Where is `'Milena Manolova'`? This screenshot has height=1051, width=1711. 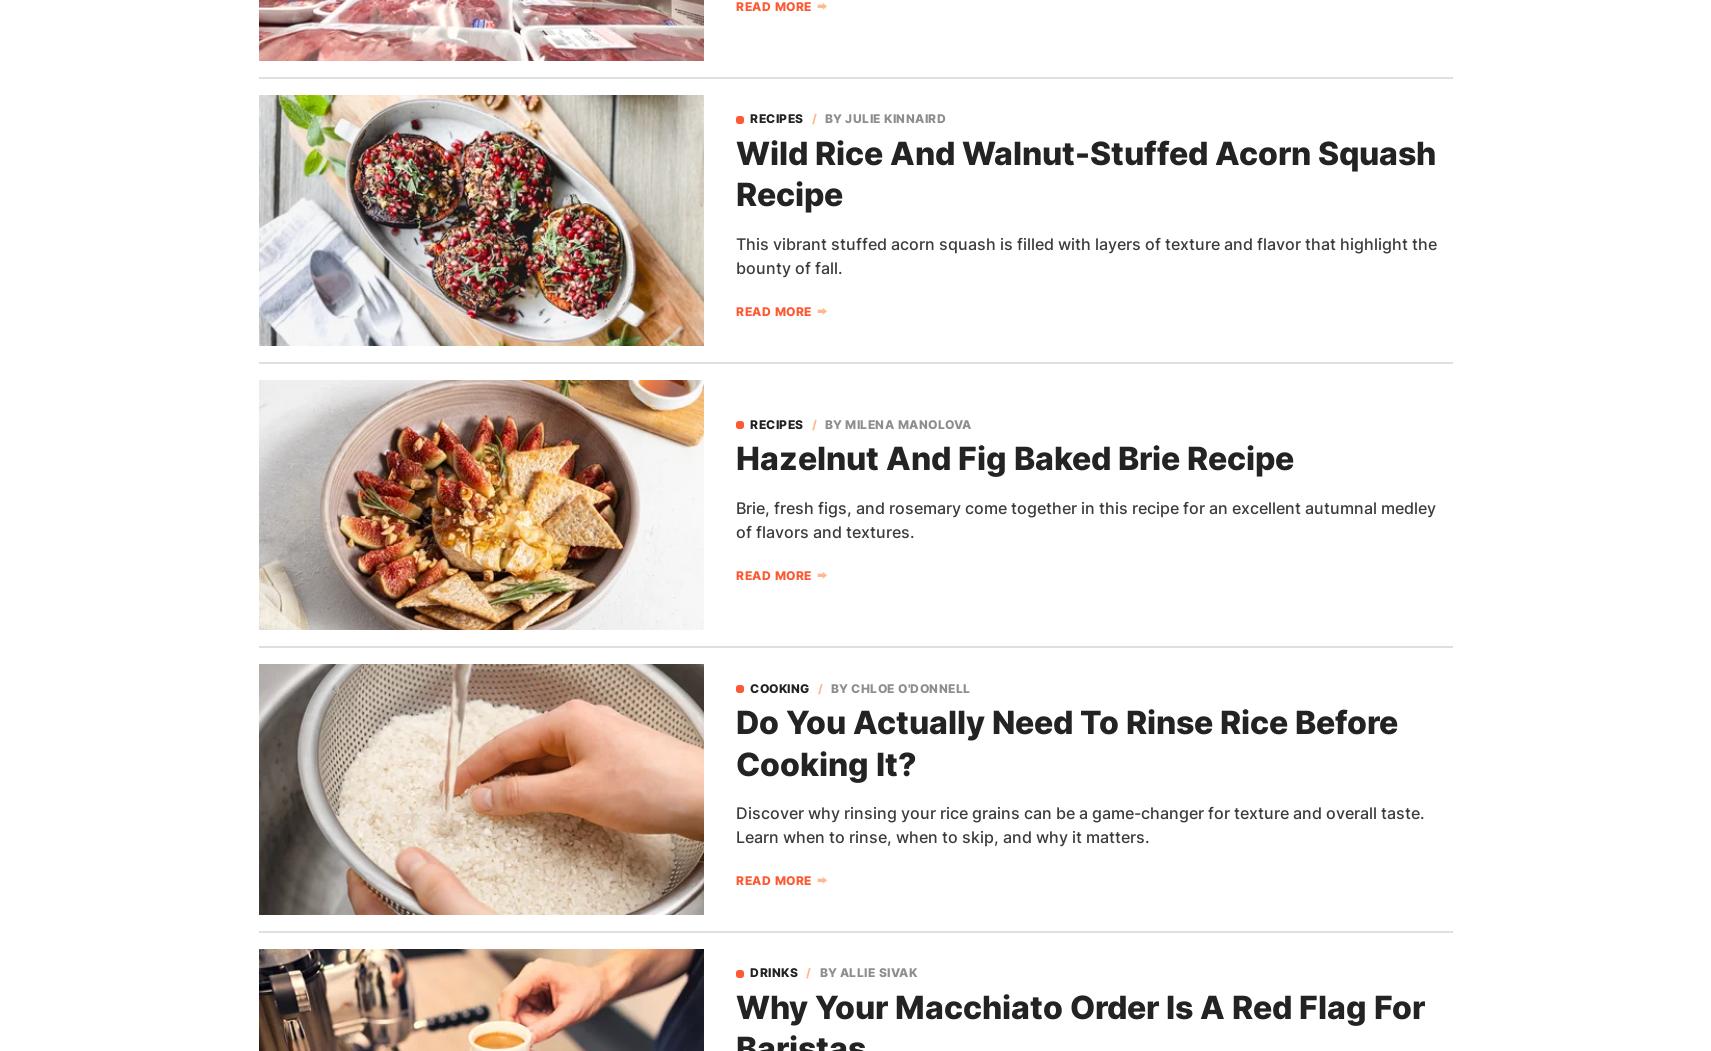
'Milena Manolova' is located at coordinates (908, 423).